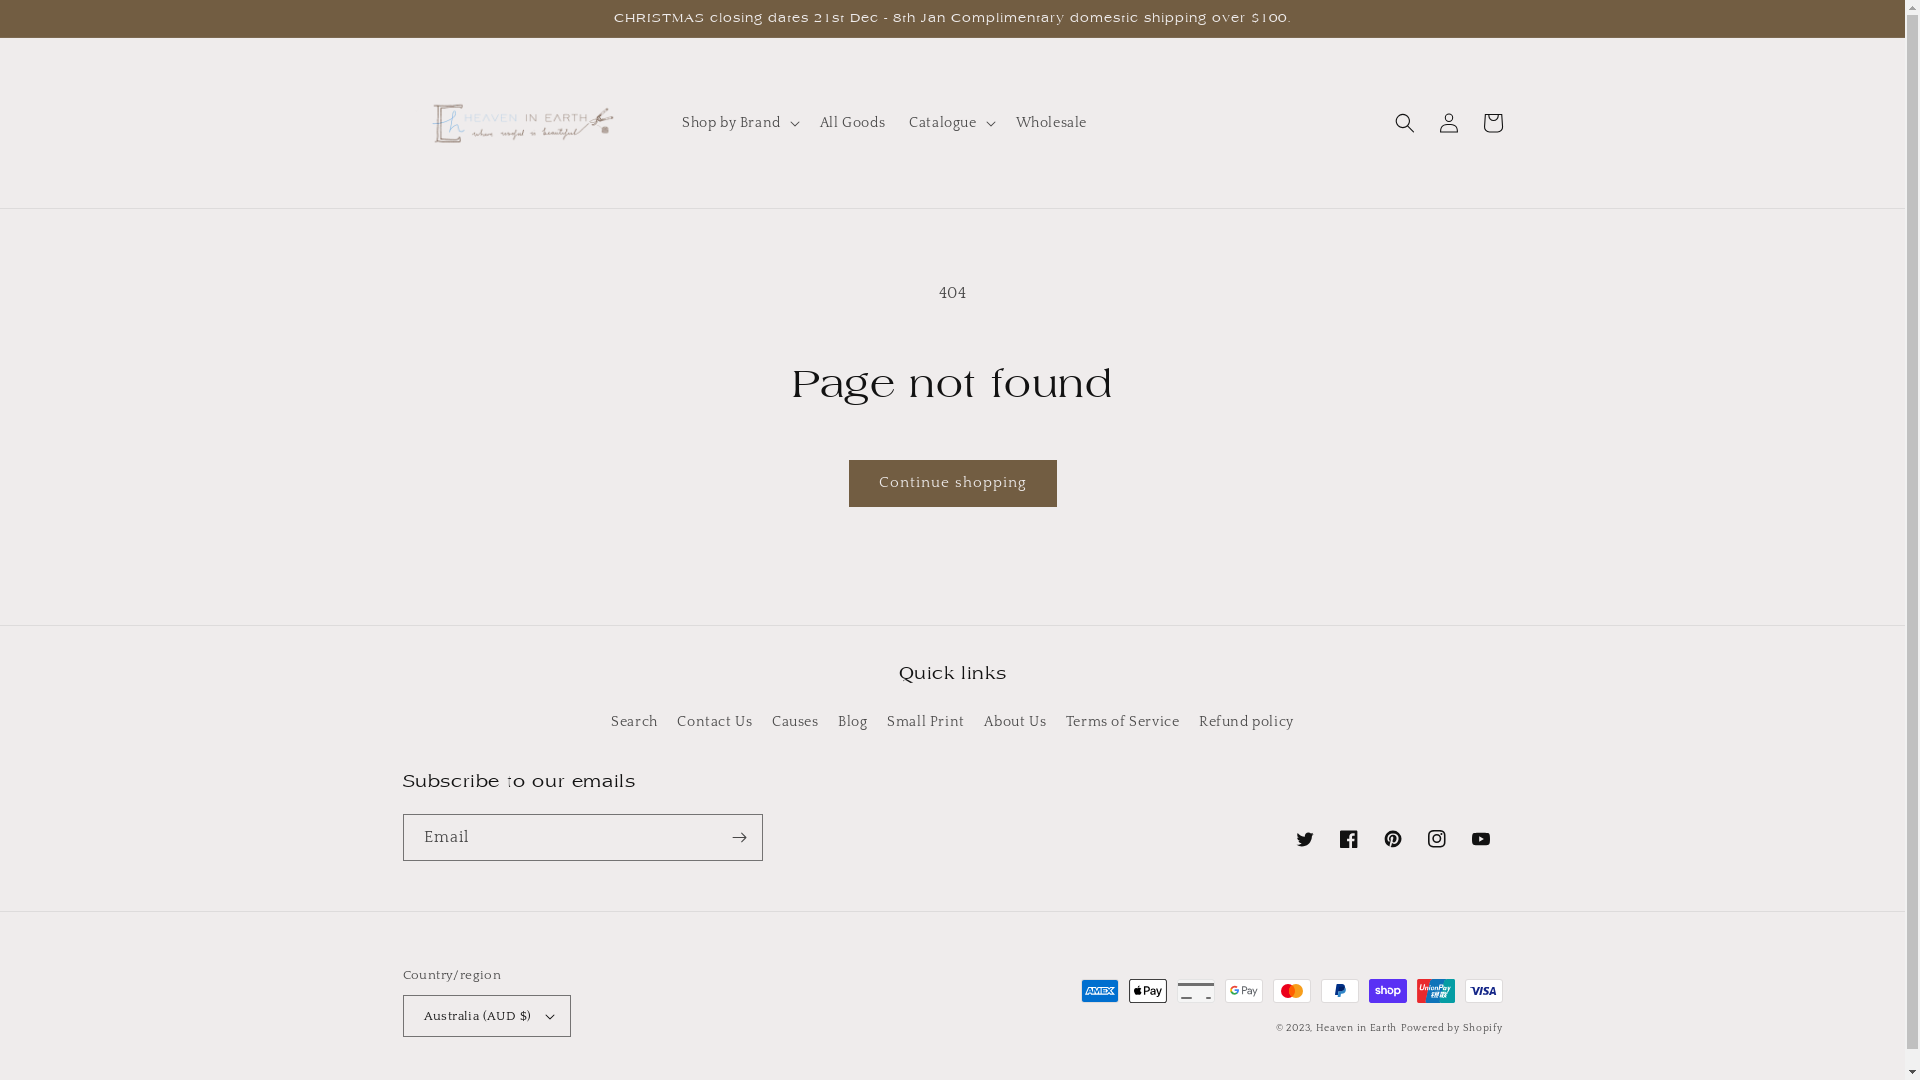  Describe the element at coordinates (1492, 123) in the screenshot. I see `'Cart'` at that location.